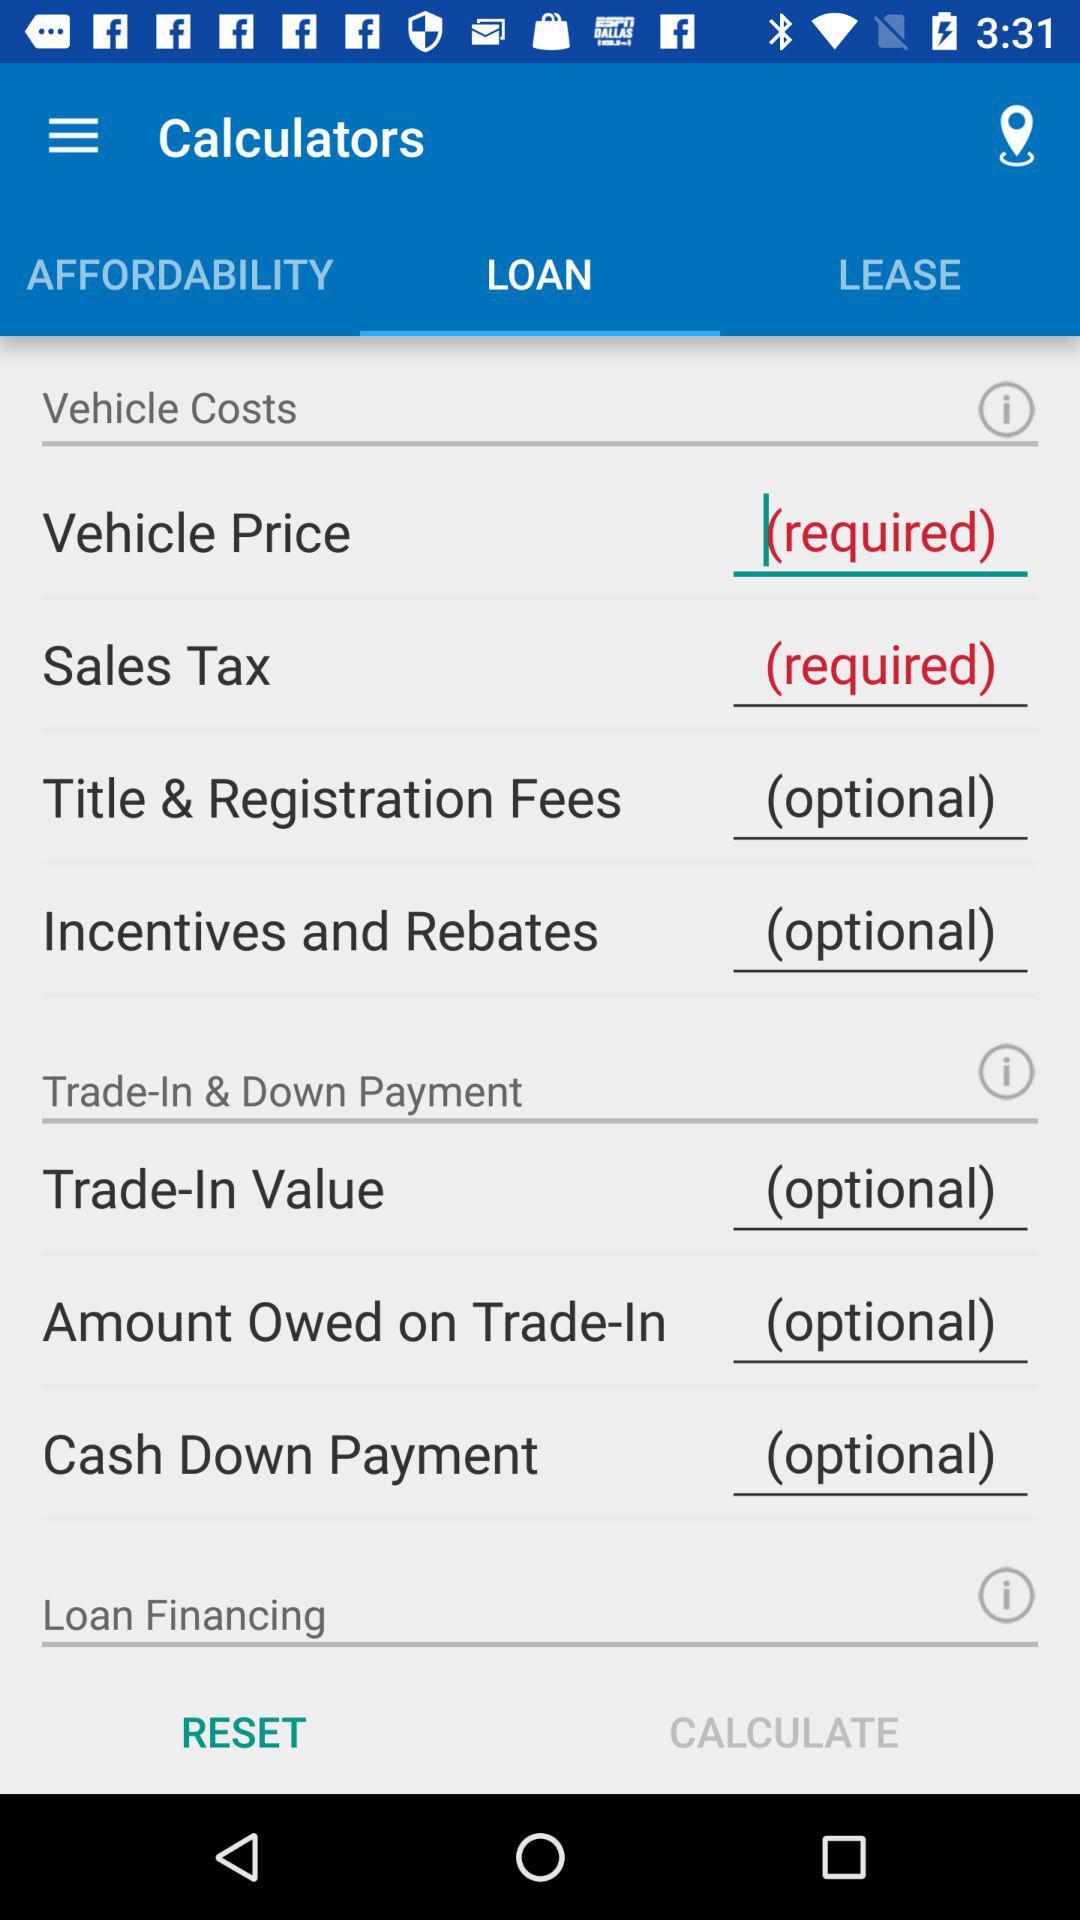  I want to click on the icon above the lease, so click(1017, 135).